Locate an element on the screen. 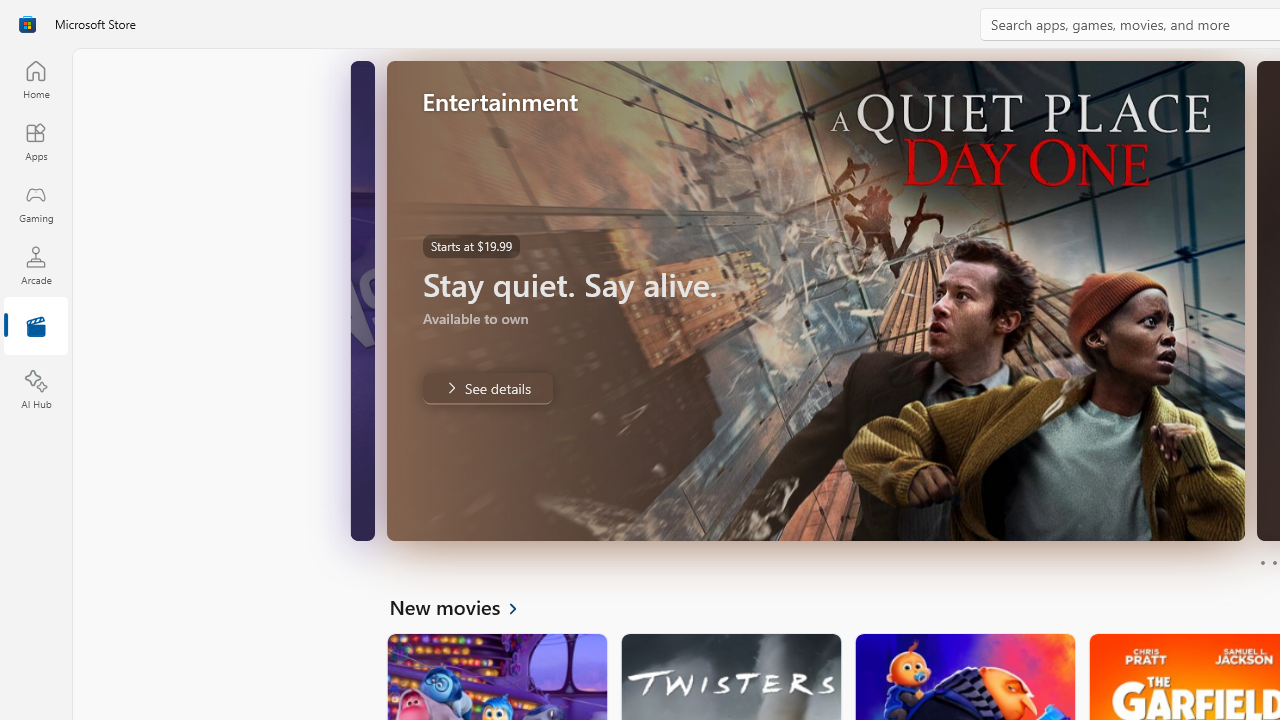 This screenshot has height=720, width=1280. 'See all  New movies' is located at coordinates (464, 605).